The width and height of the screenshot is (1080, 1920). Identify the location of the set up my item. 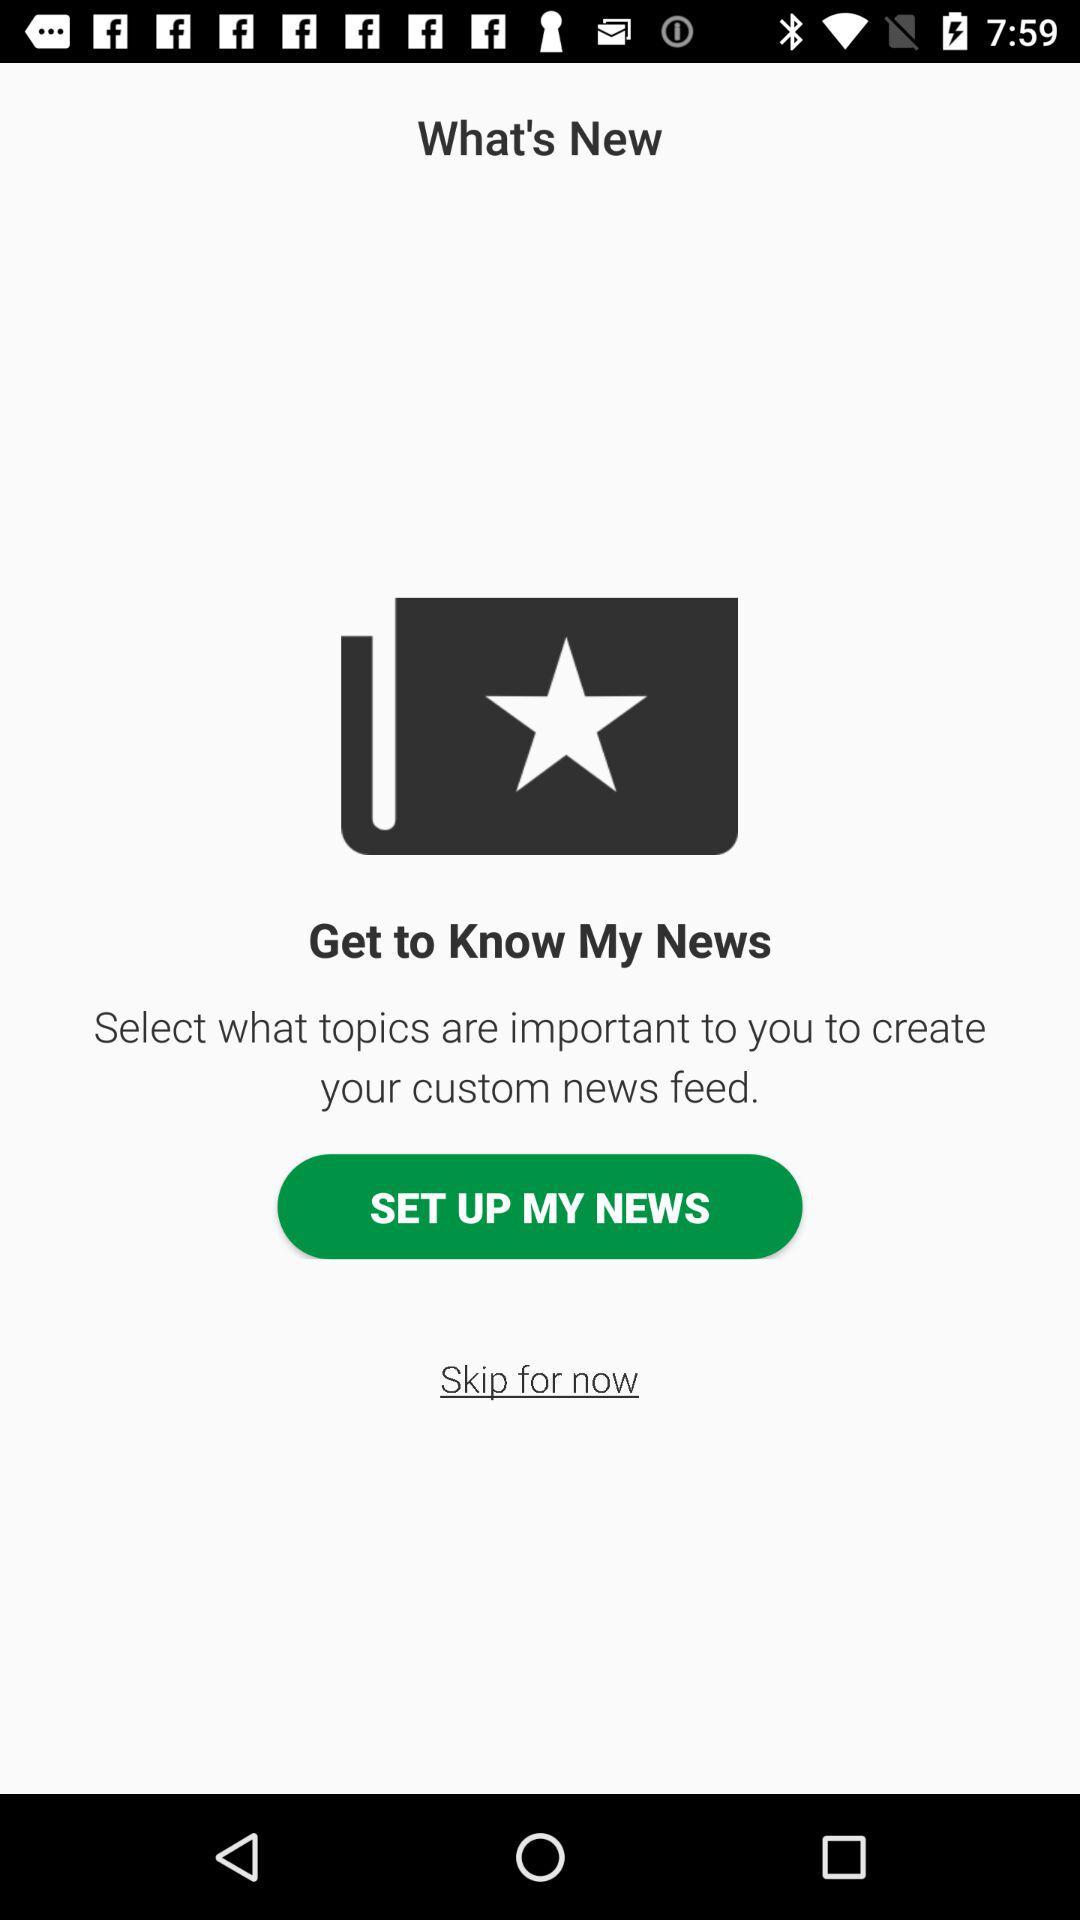
(540, 1205).